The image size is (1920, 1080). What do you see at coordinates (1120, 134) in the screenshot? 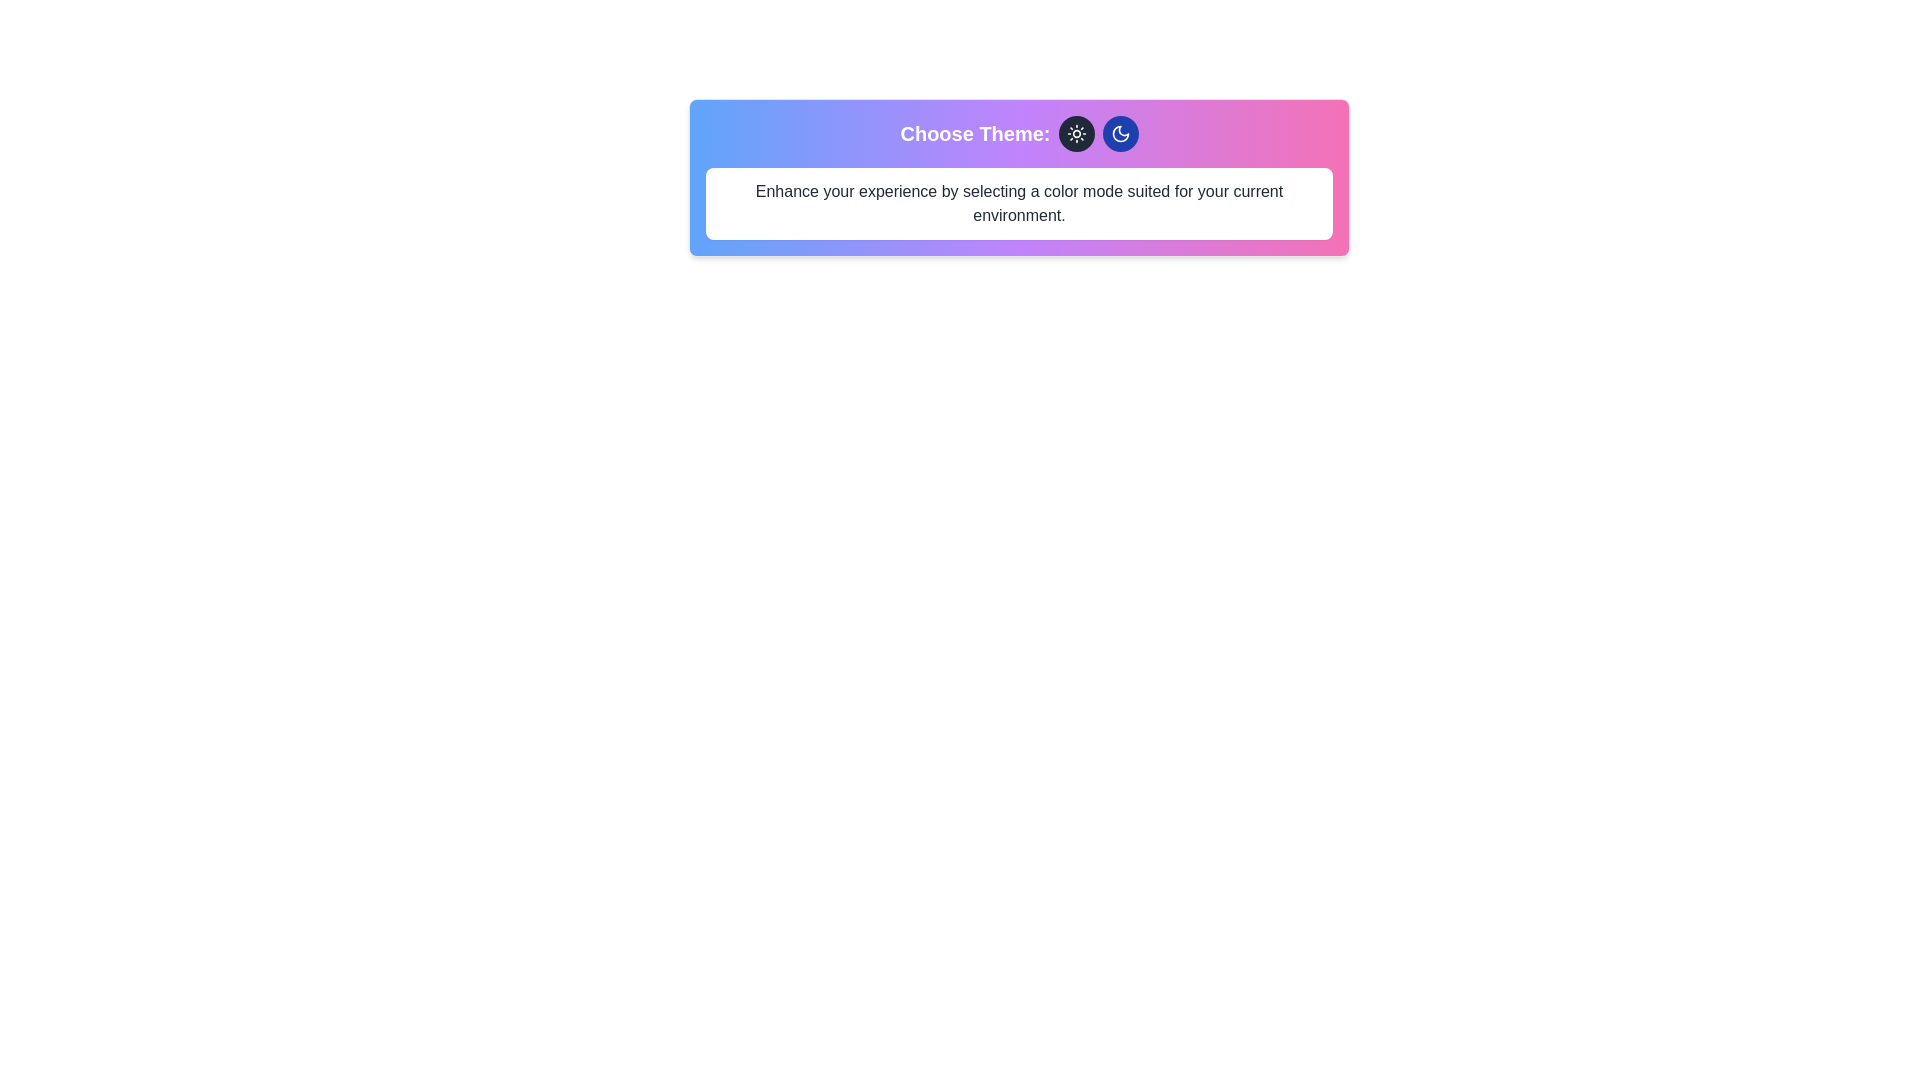
I see `the theme toggle button for moon mode located to the right of the sun icon button, which is aligned with the 'Choose Theme:' text` at bounding box center [1120, 134].